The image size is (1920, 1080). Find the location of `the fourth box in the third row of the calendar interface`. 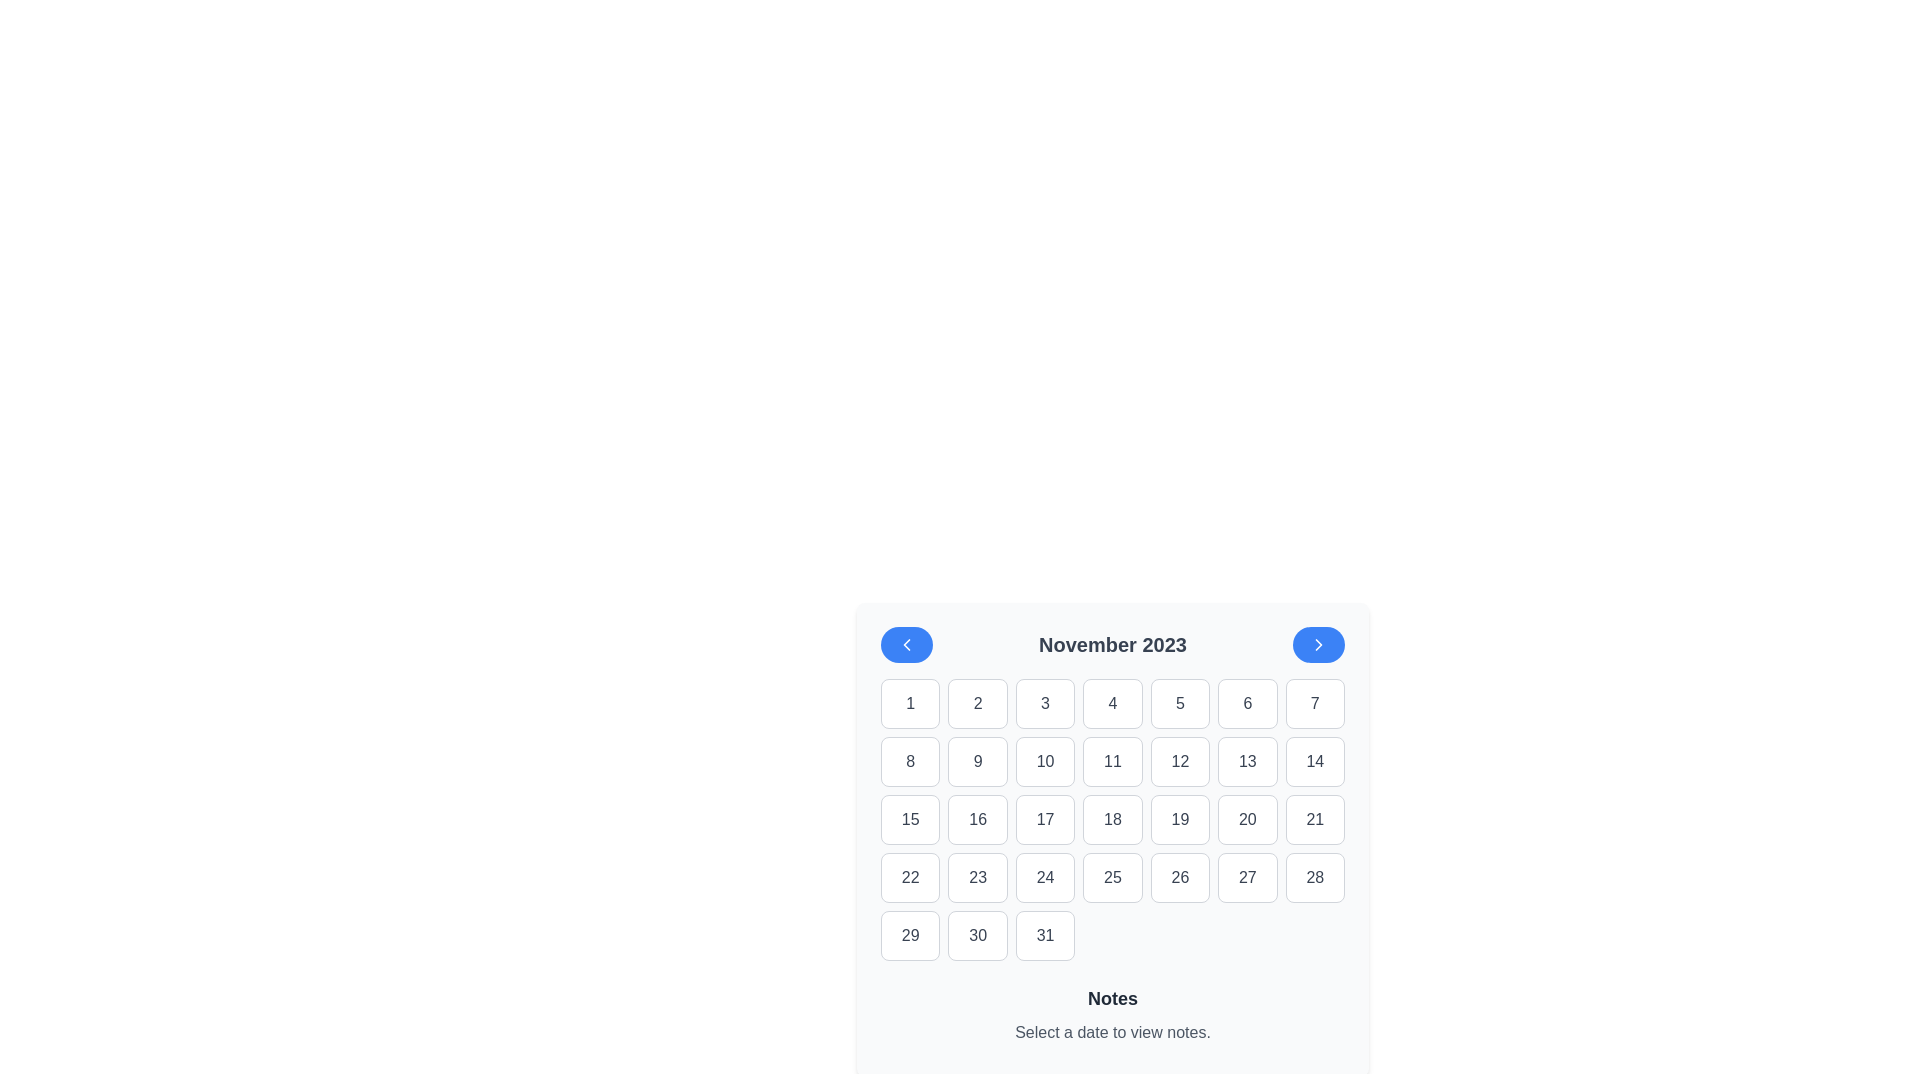

the fourth box in the third row of the calendar interface is located at coordinates (1112, 820).